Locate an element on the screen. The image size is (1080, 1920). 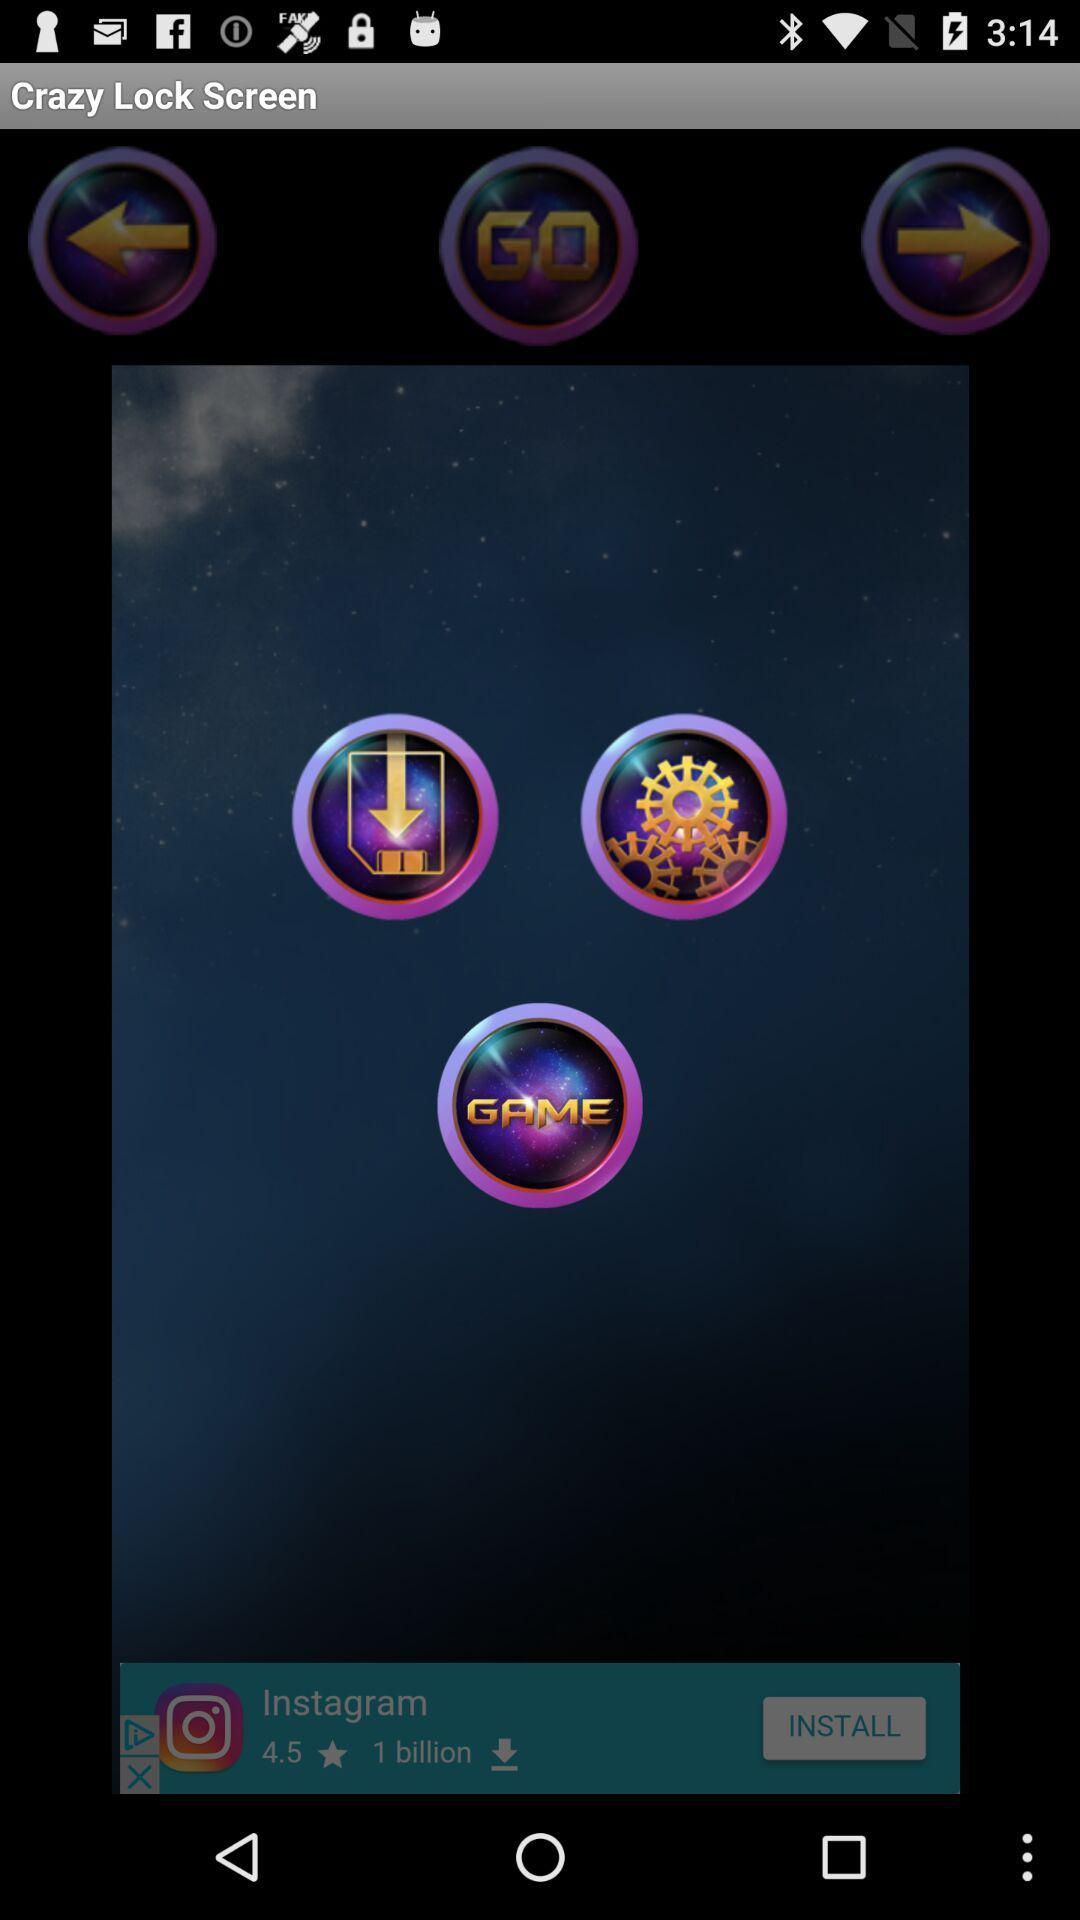
the icon below the crazy lock screen is located at coordinates (395, 816).